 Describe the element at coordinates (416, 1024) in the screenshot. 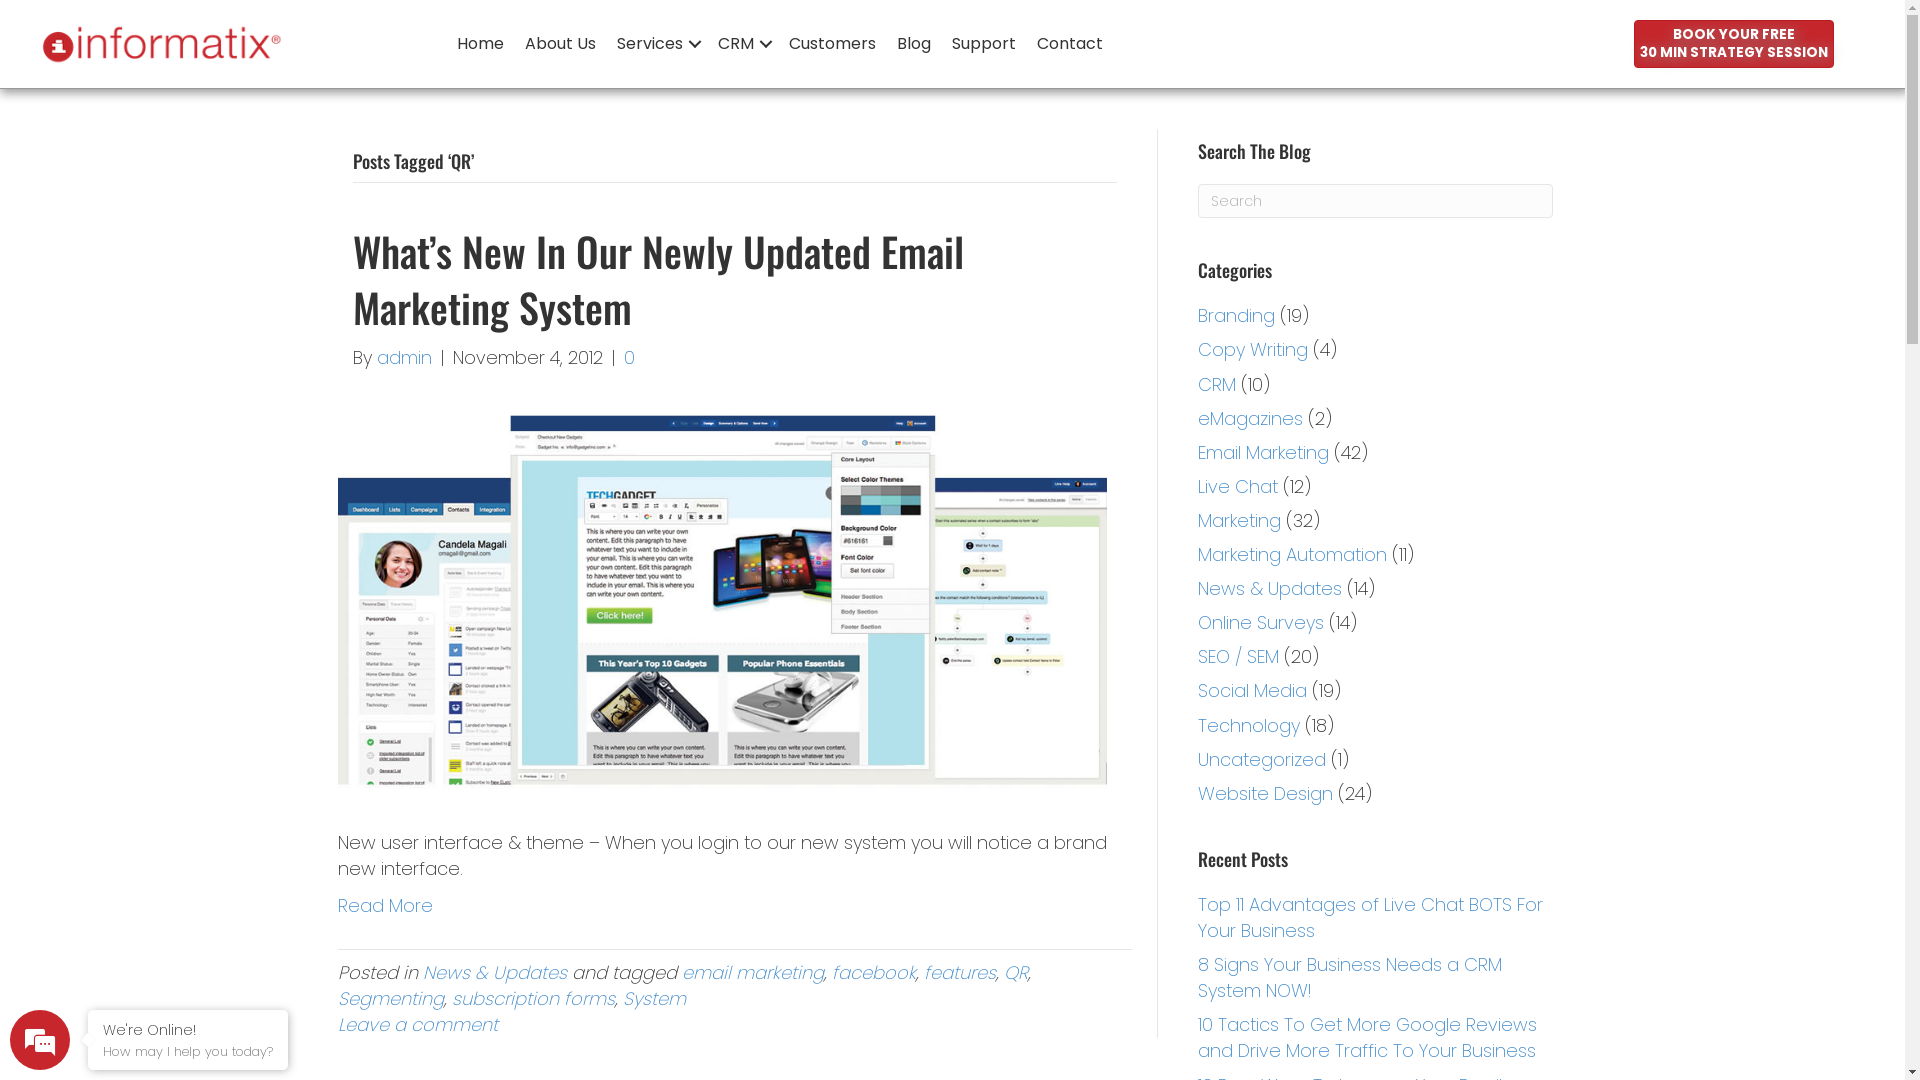

I see `'Leave a comment'` at that location.